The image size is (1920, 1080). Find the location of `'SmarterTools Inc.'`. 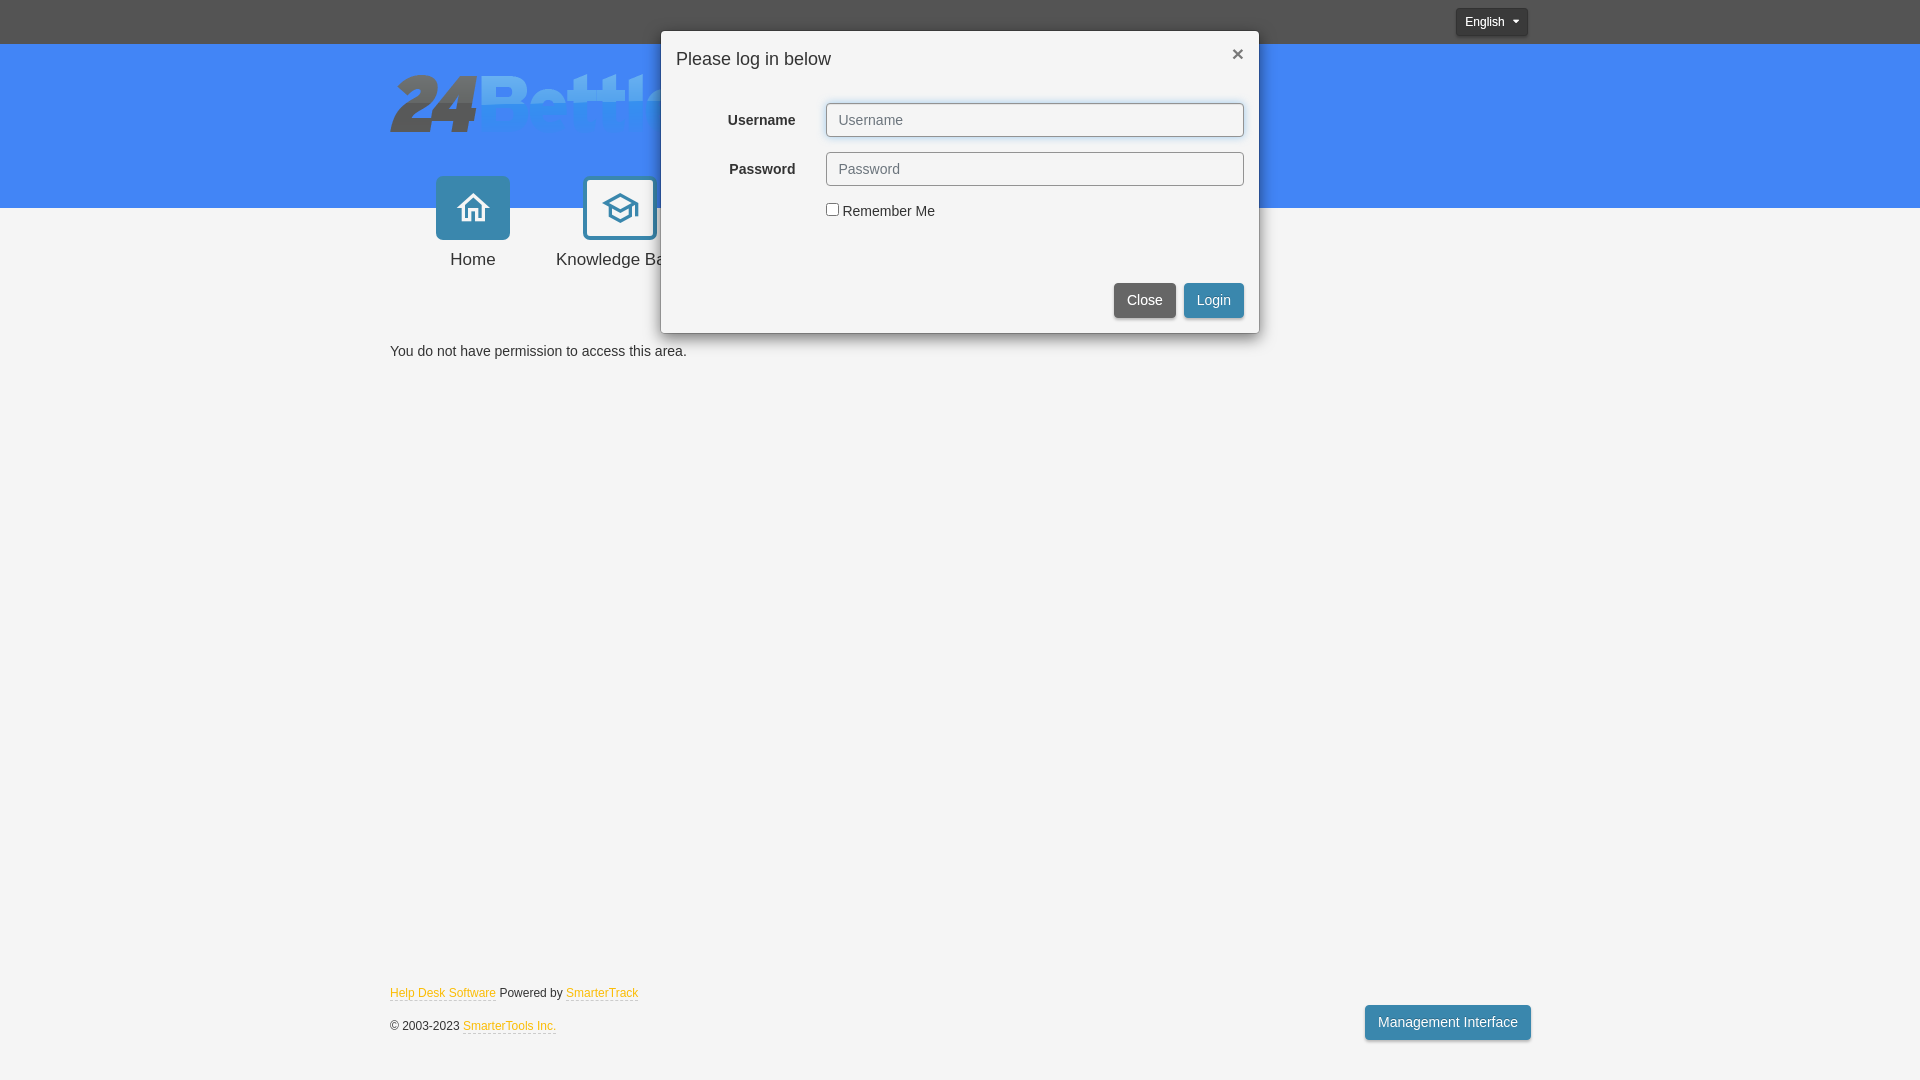

'SmarterTools Inc.' is located at coordinates (461, 1026).